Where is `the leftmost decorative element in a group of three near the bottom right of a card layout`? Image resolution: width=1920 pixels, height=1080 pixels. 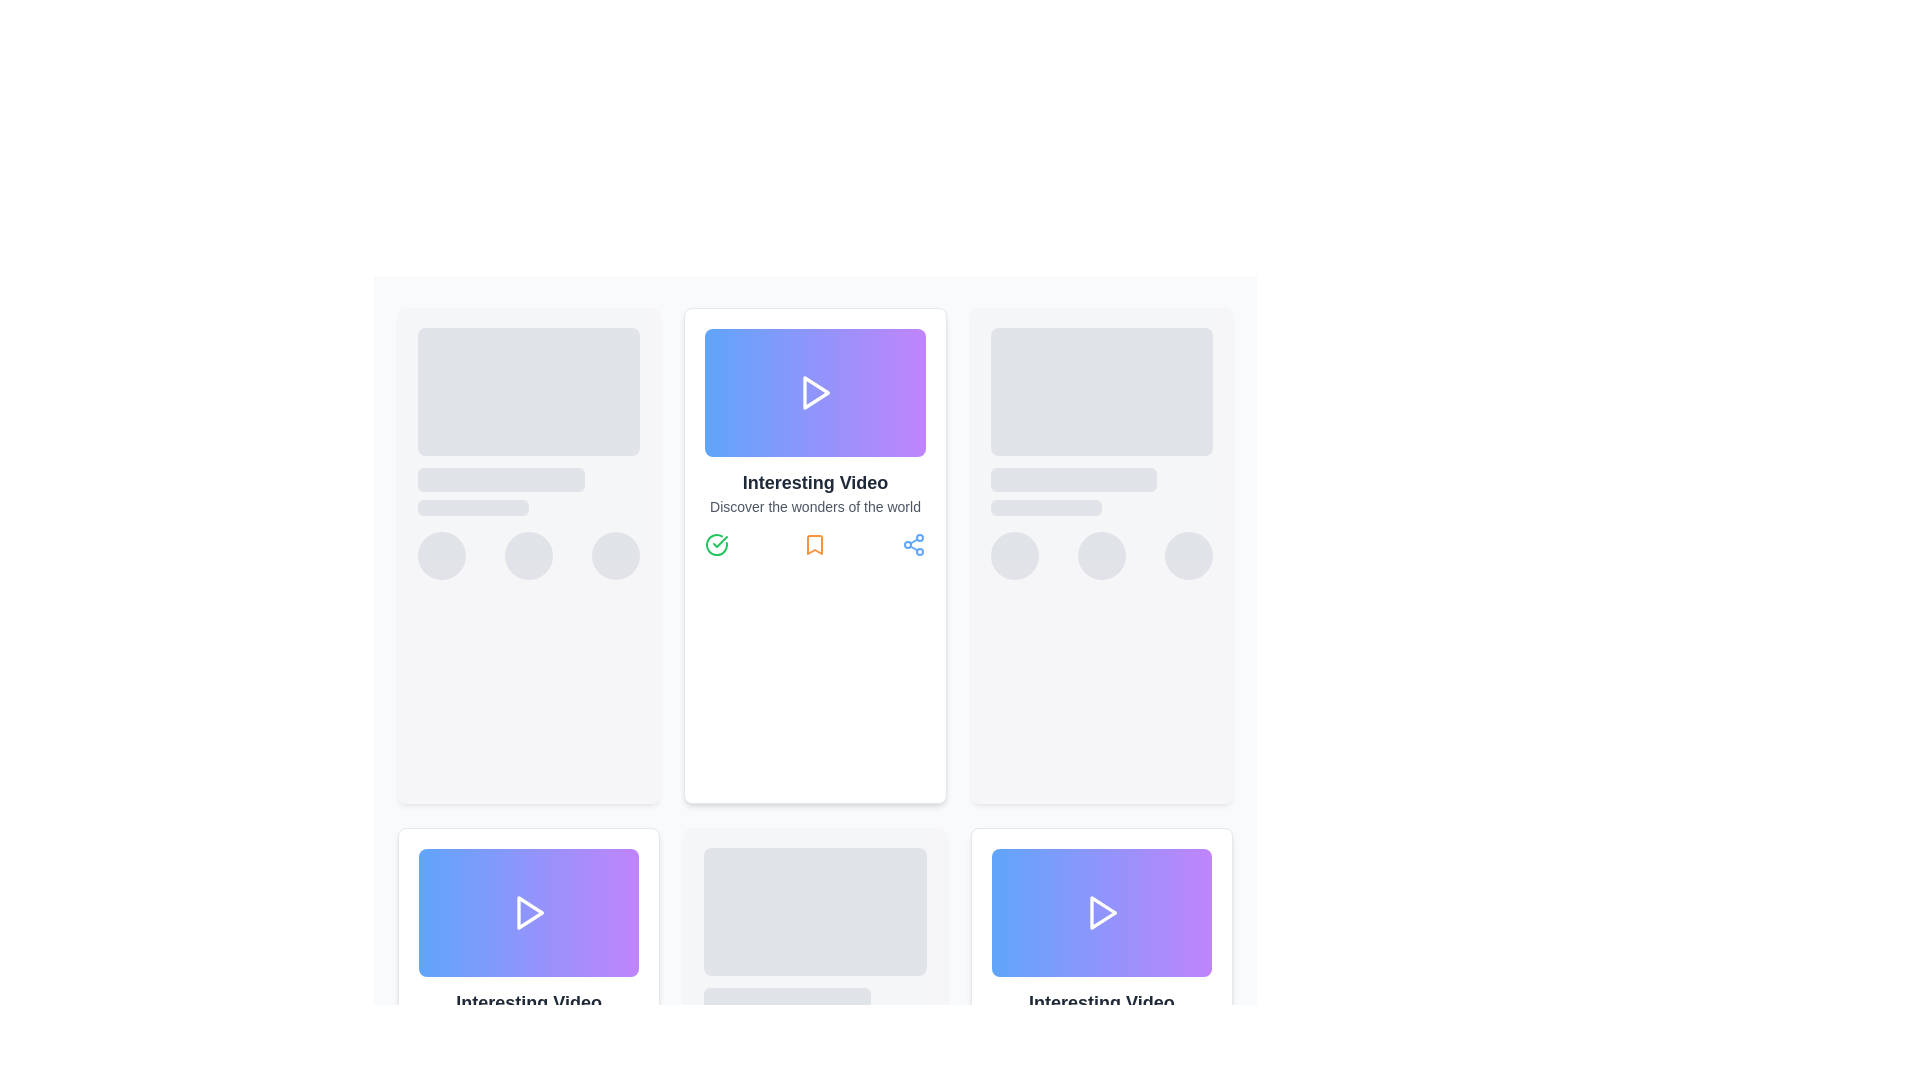
the leftmost decorative element in a group of three near the bottom right of a card layout is located at coordinates (1014, 555).